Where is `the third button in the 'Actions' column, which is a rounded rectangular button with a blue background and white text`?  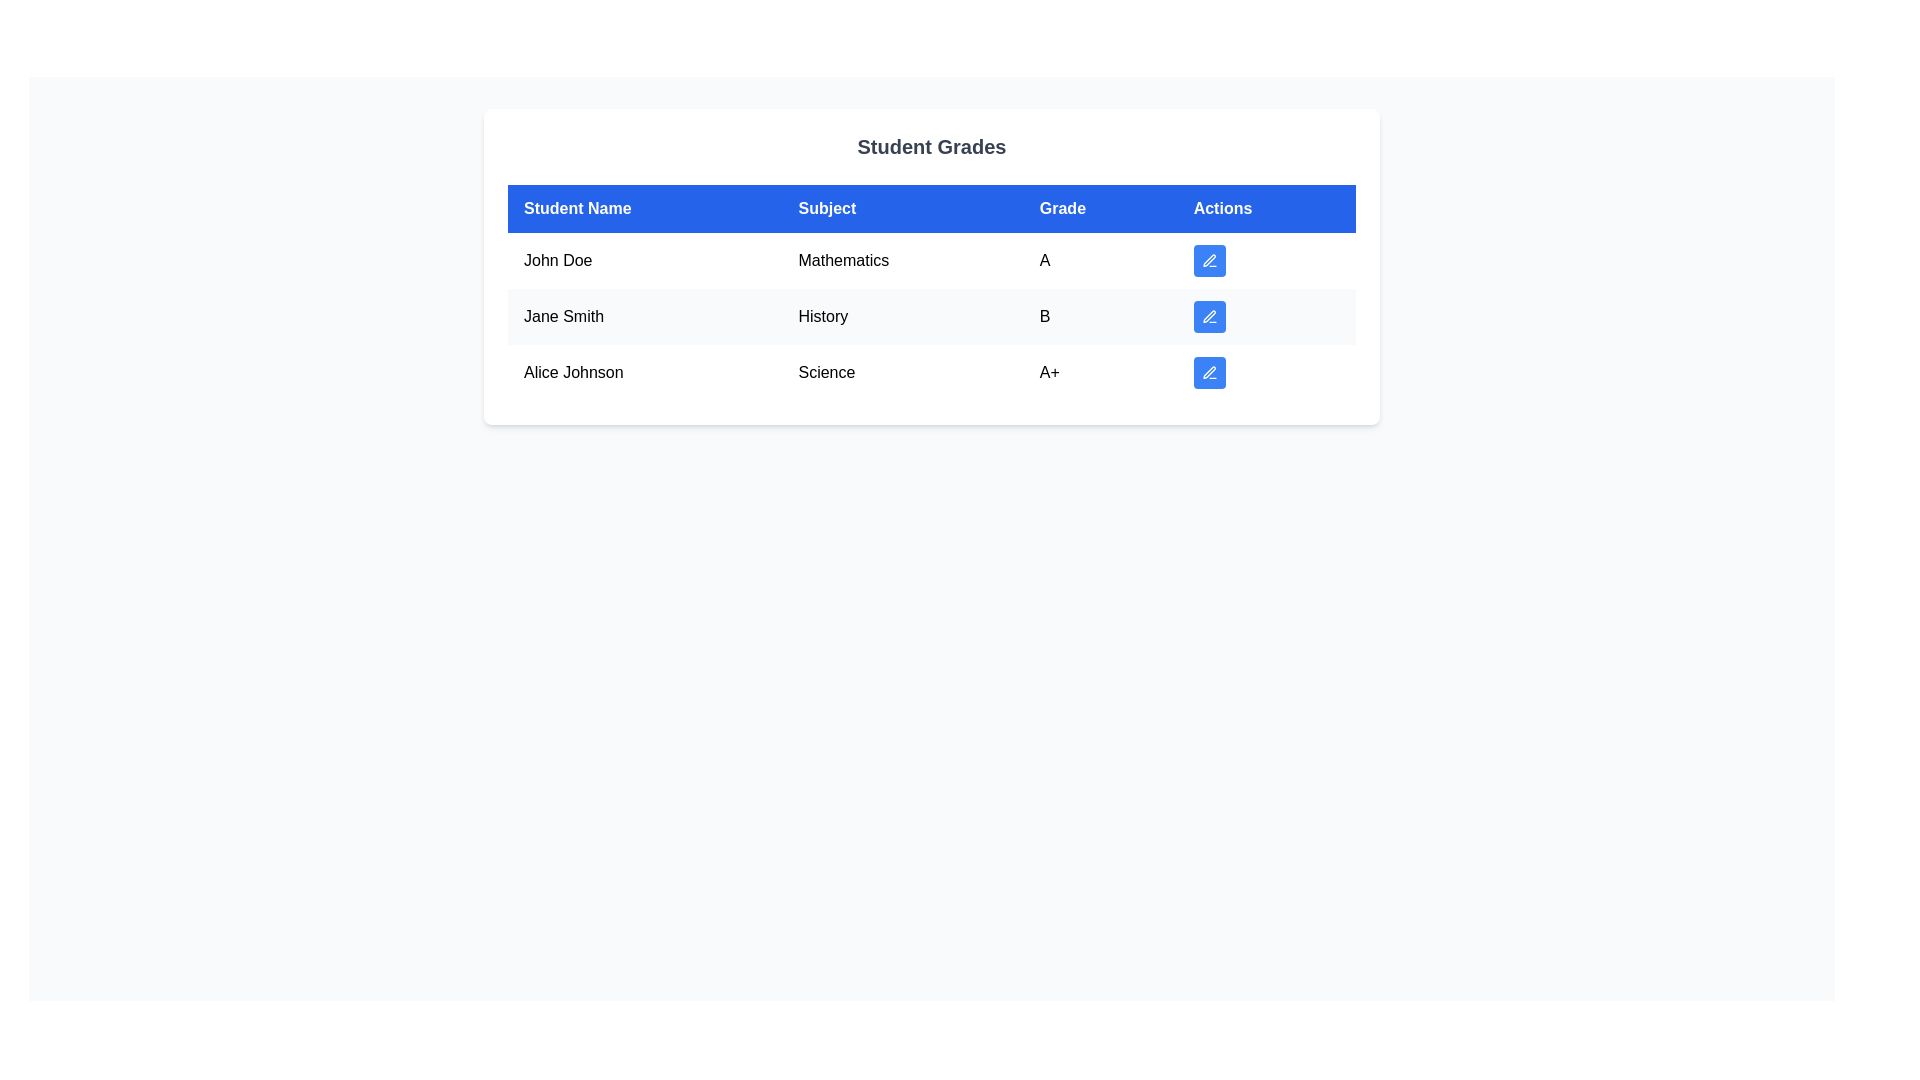 the third button in the 'Actions' column, which is a rounded rectangular button with a blue background and white text is located at coordinates (1208, 373).